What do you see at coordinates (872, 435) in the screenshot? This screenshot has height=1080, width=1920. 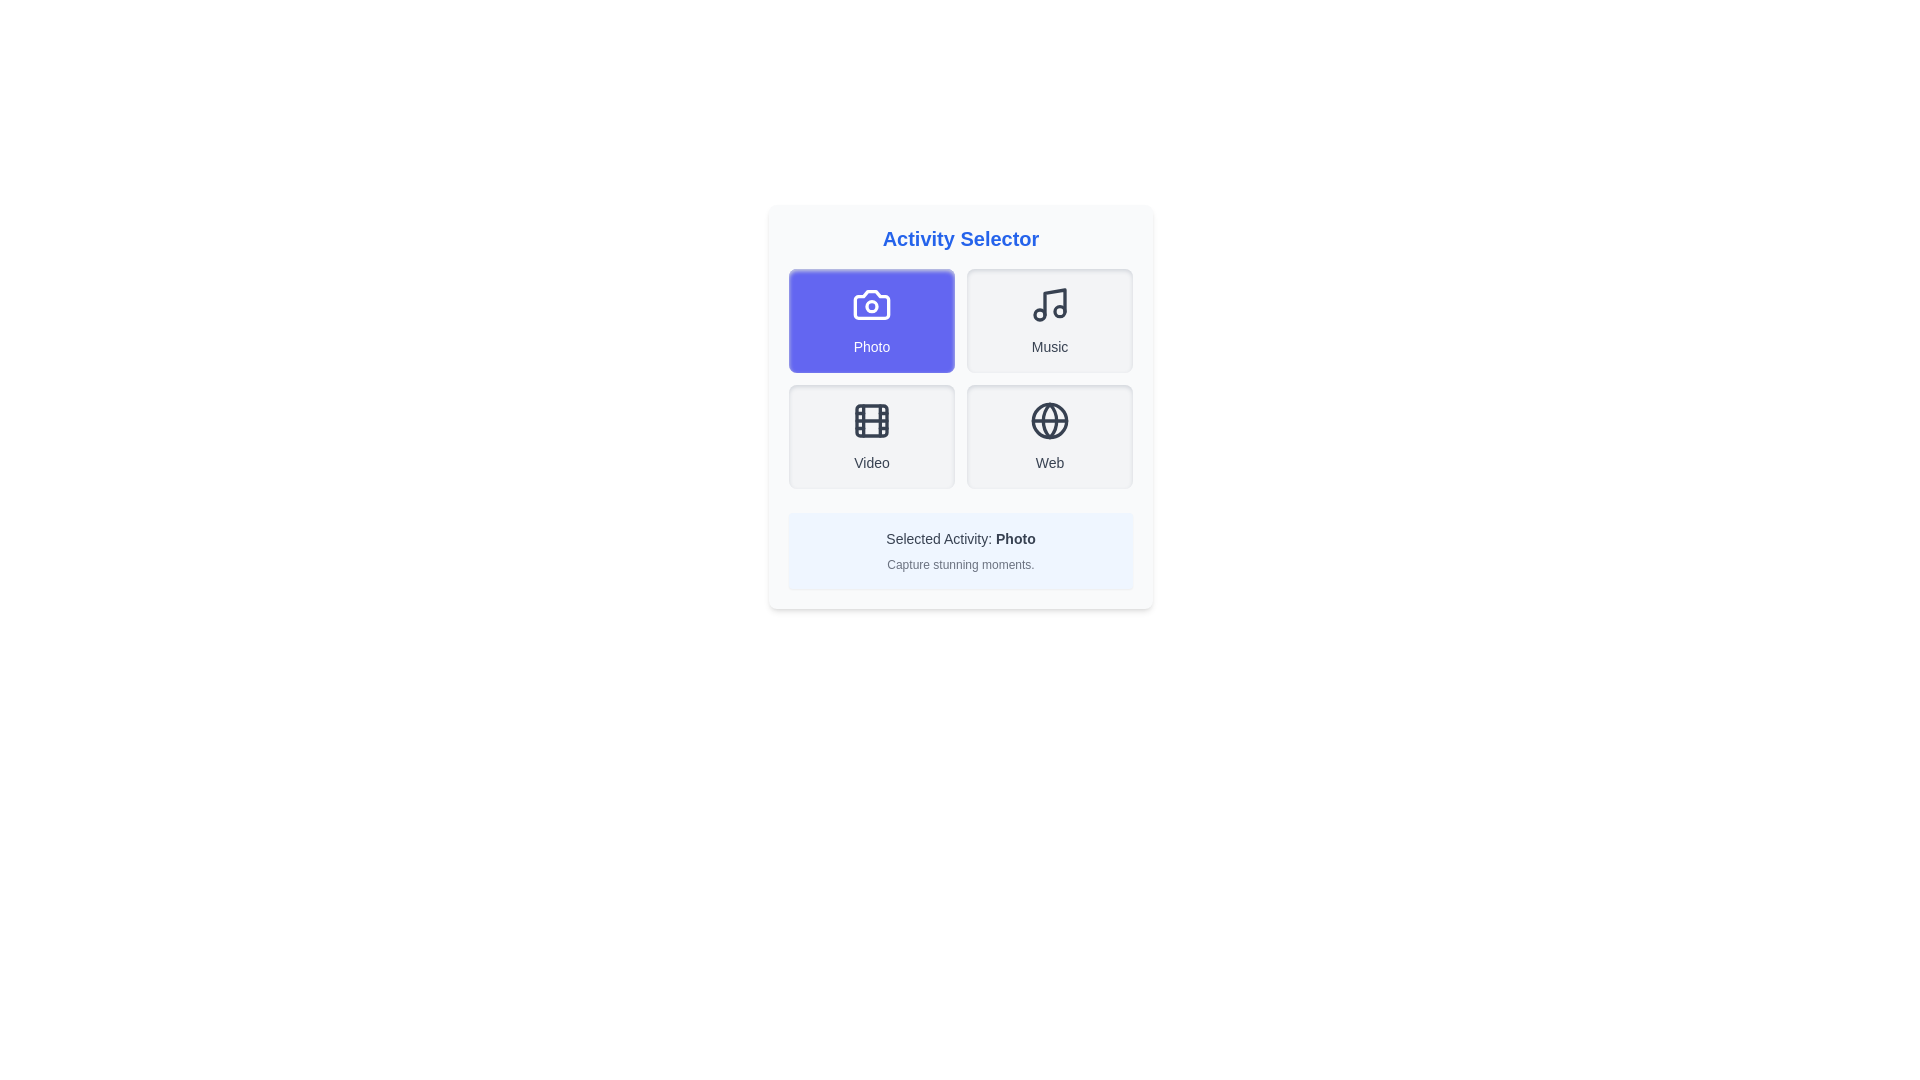 I see `the 'Video' button located in the bottom left quadrant of the Activity Selector section` at bounding box center [872, 435].